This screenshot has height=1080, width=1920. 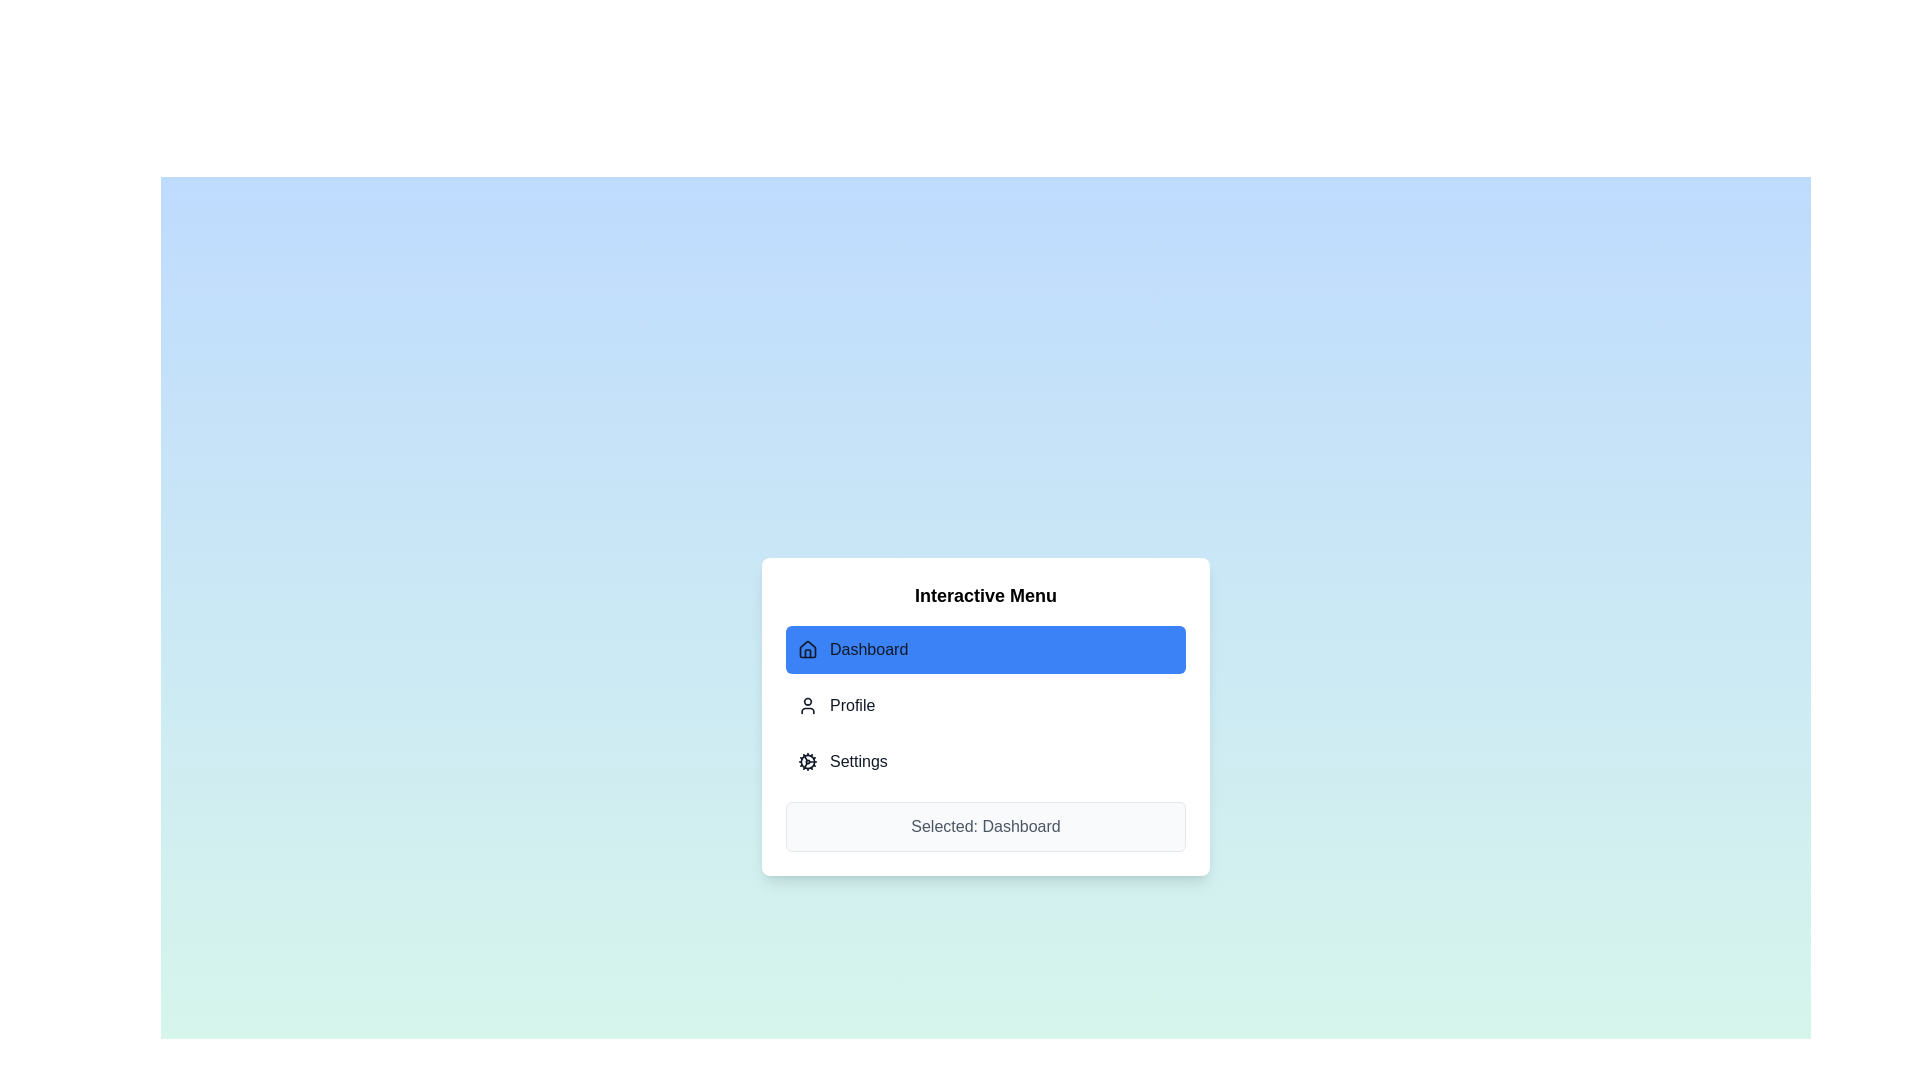 What do you see at coordinates (985, 650) in the screenshot?
I see `the tab labeled Dashboard to observe the visual feedback` at bounding box center [985, 650].